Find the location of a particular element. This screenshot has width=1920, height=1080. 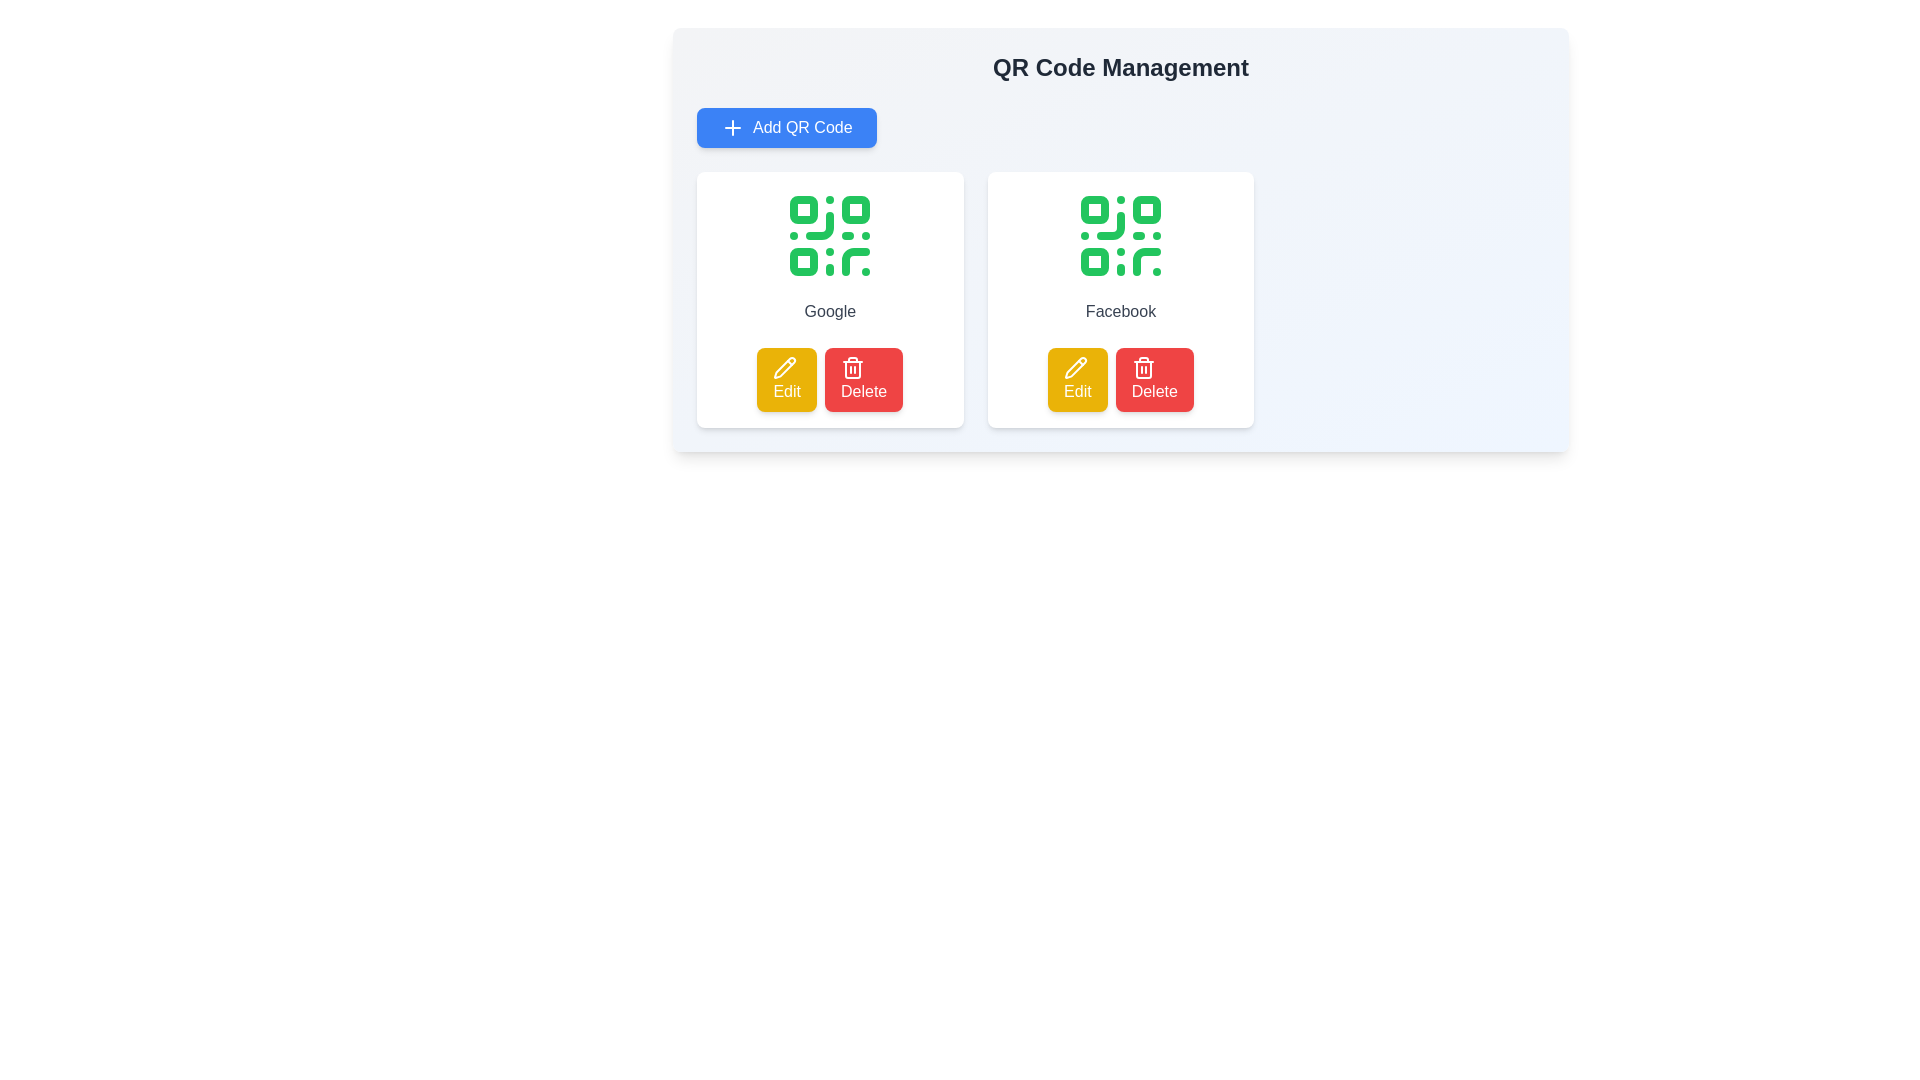

the trash bin icon within the 'Delete' button, which is outlined in white against a red background and located below the 'Google' label and QR code is located at coordinates (853, 367).